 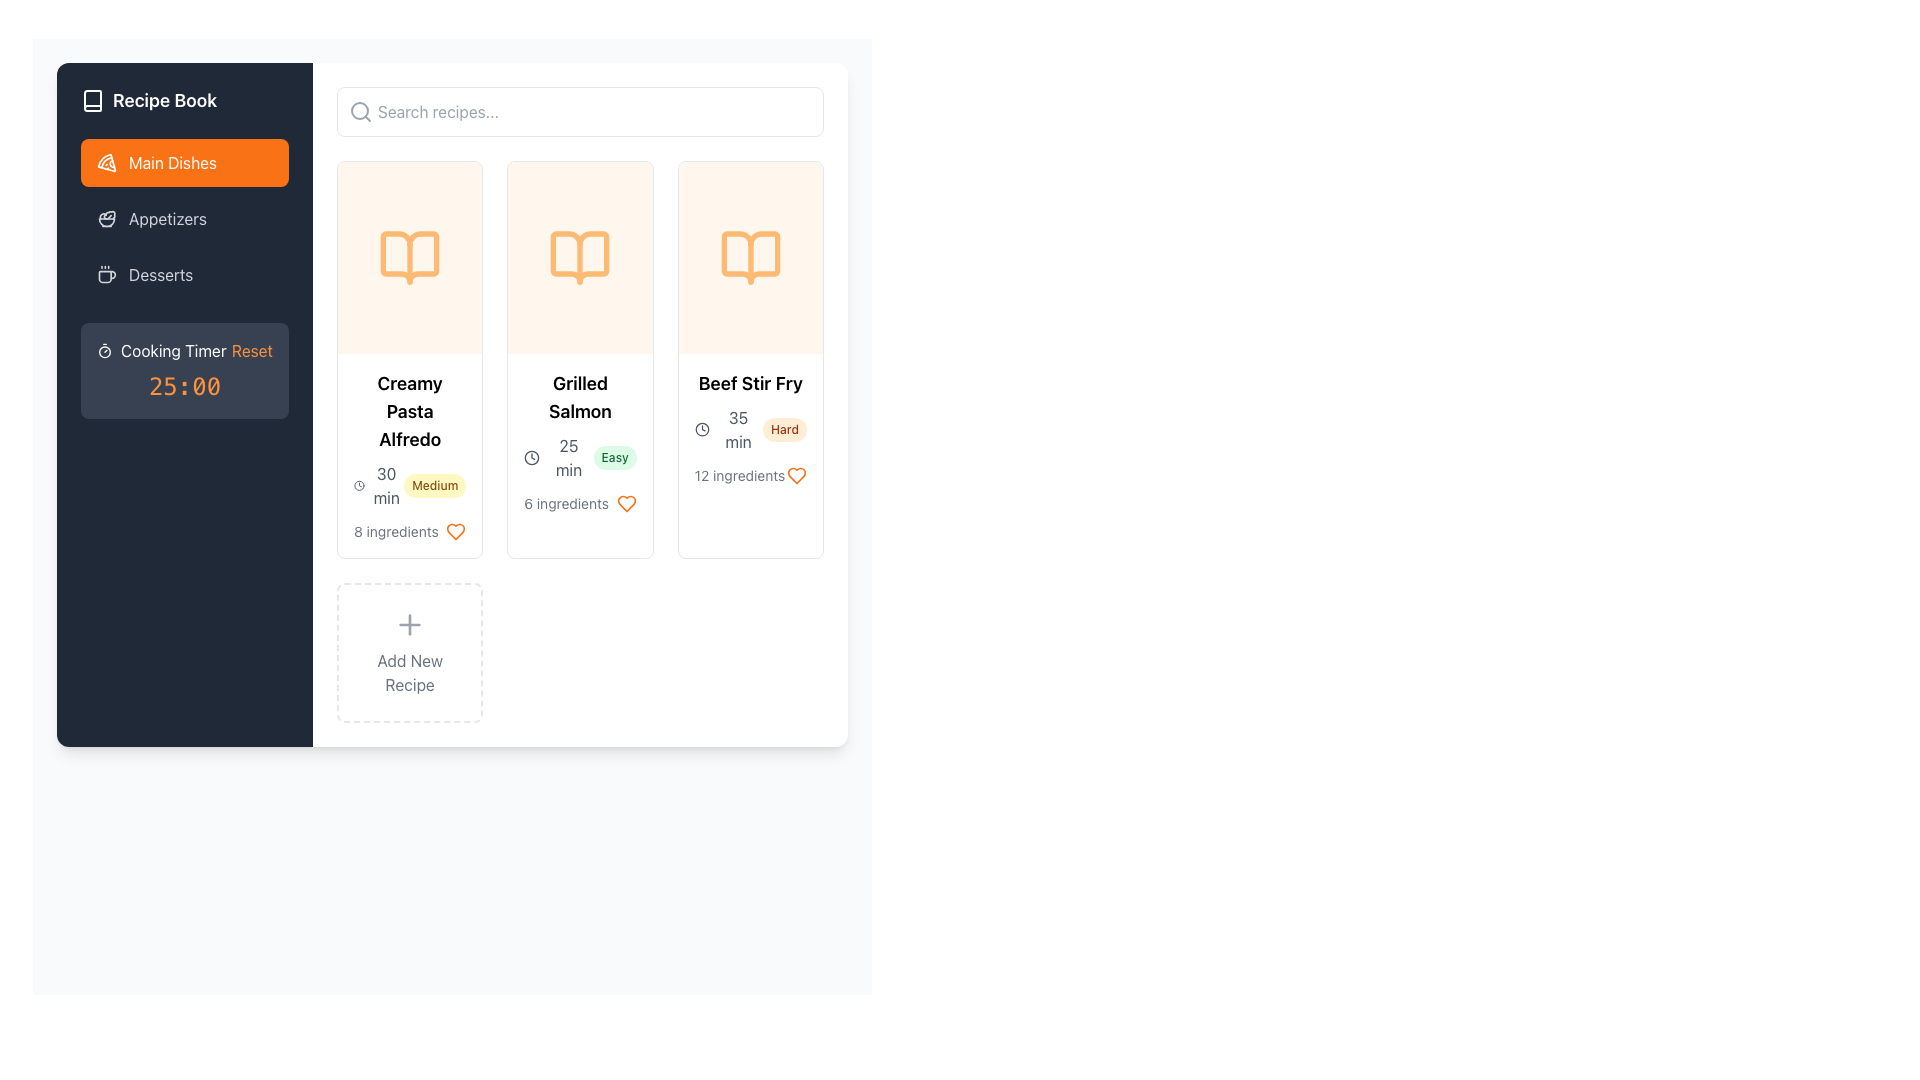 I want to click on estimated preparation or cooking time displayed in the text element located at the top-left corner of the 'Beef Stir Fry' recipe card, which is the first element in the row with the difficulty indicator 'Hard', so click(x=727, y=428).